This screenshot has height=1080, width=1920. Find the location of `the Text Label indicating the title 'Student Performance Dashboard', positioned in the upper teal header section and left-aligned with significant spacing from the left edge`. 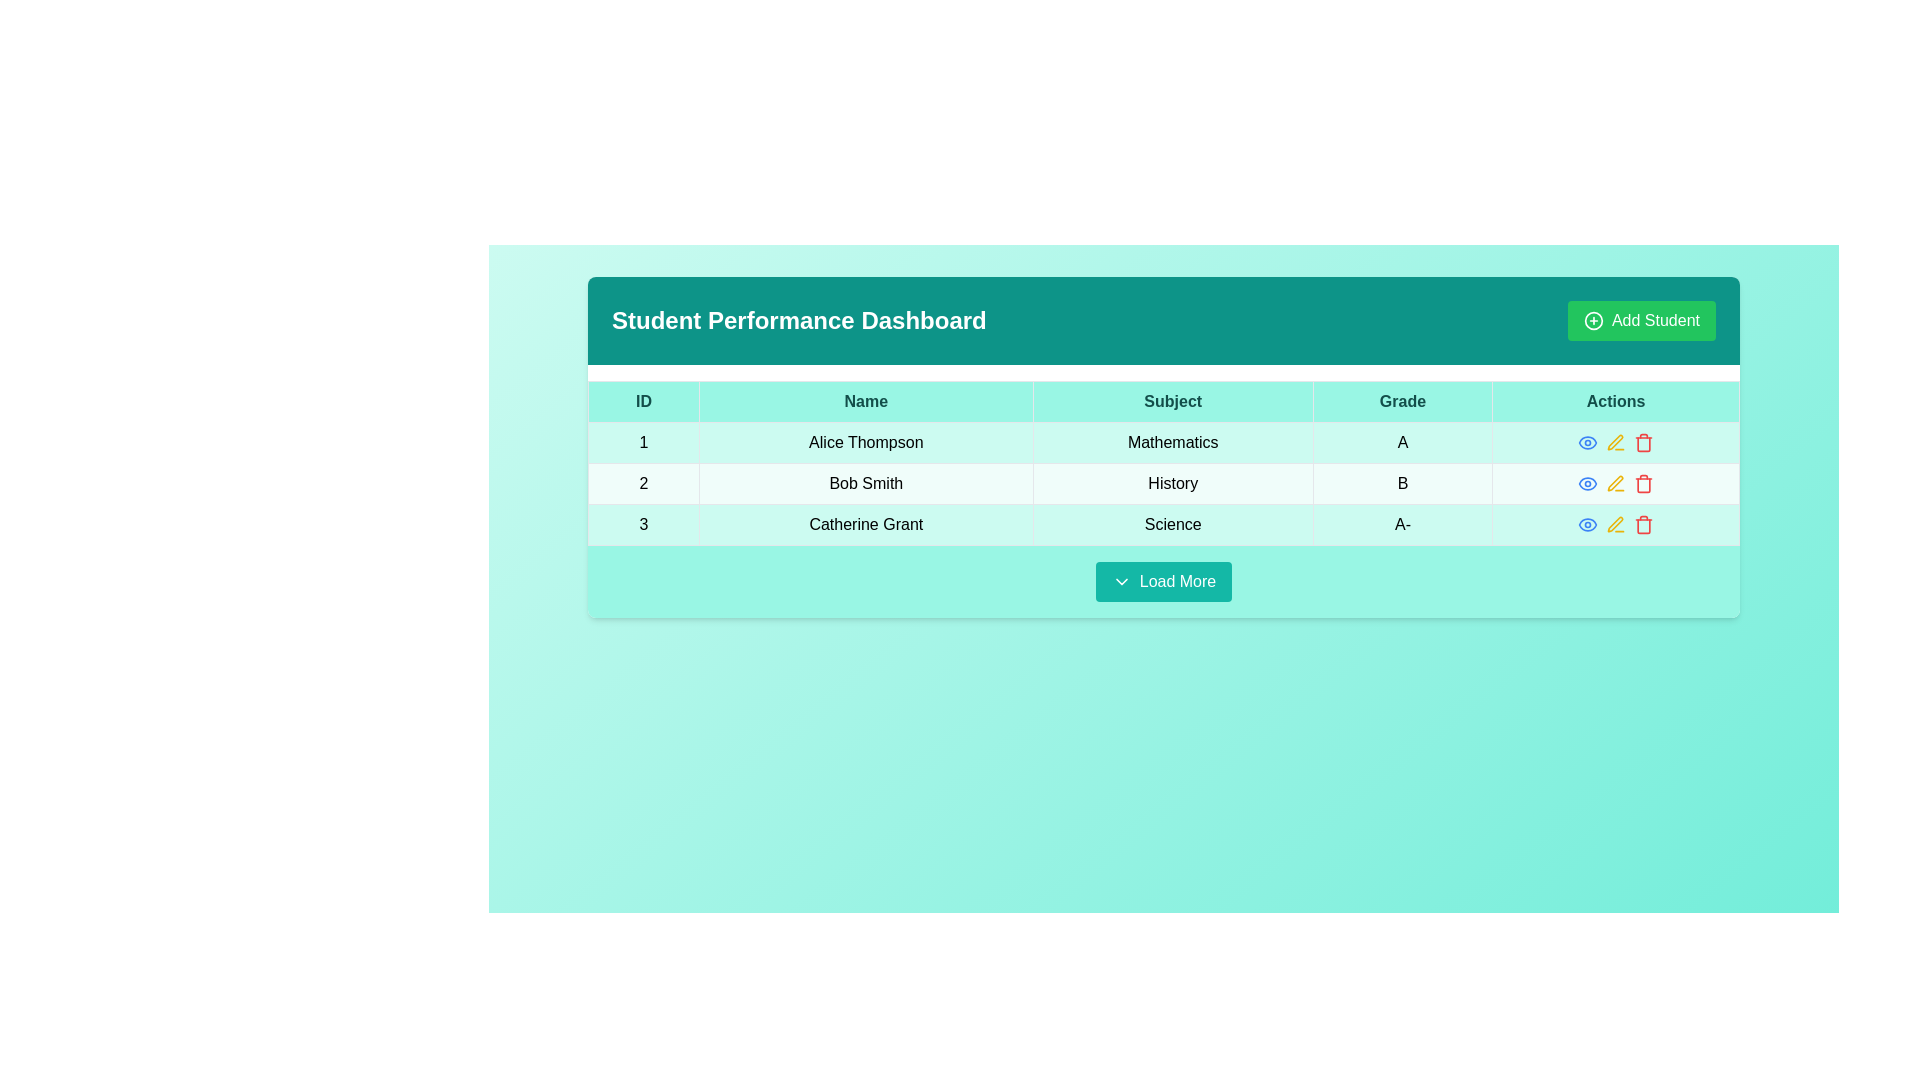

the Text Label indicating the title 'Student Performance Dashboard', positioned in the upper teal header section and left-aligned with significant spacing from the left edge is located at coordinates (798, 319).